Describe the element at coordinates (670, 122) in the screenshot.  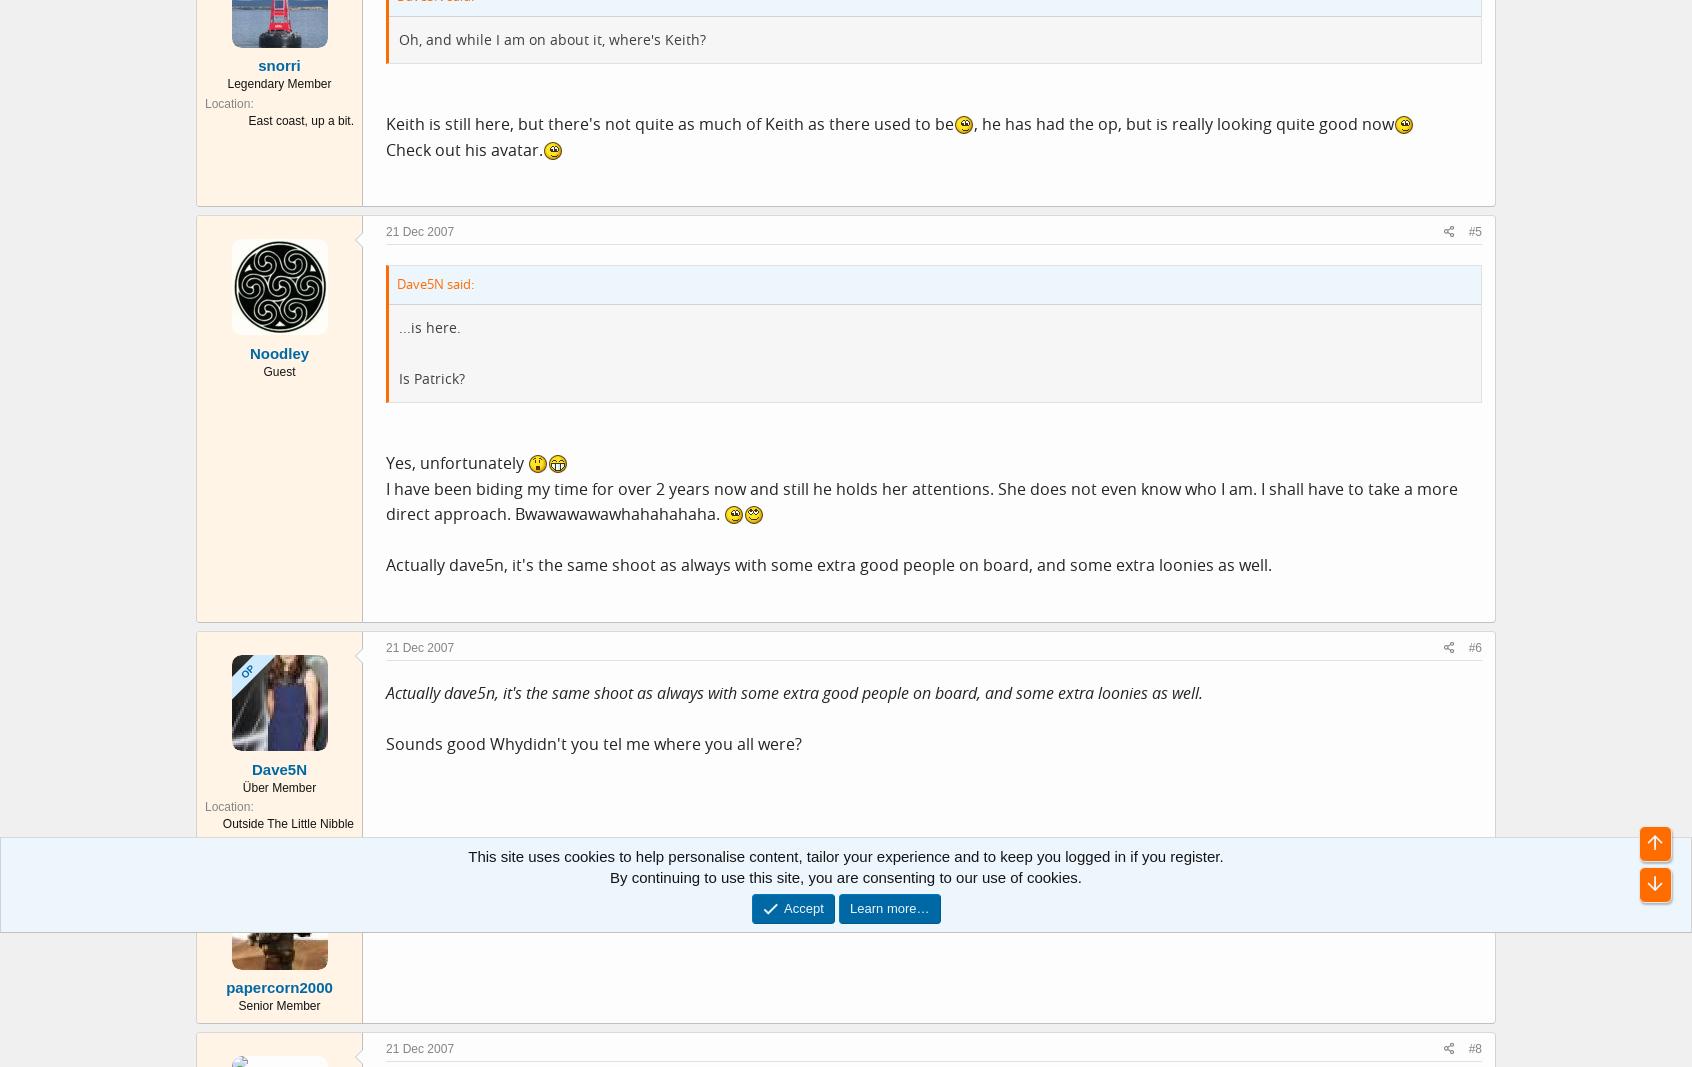
I see `'Keith is still here, but there's not quite as much of Keith as there used to be'` at that location.